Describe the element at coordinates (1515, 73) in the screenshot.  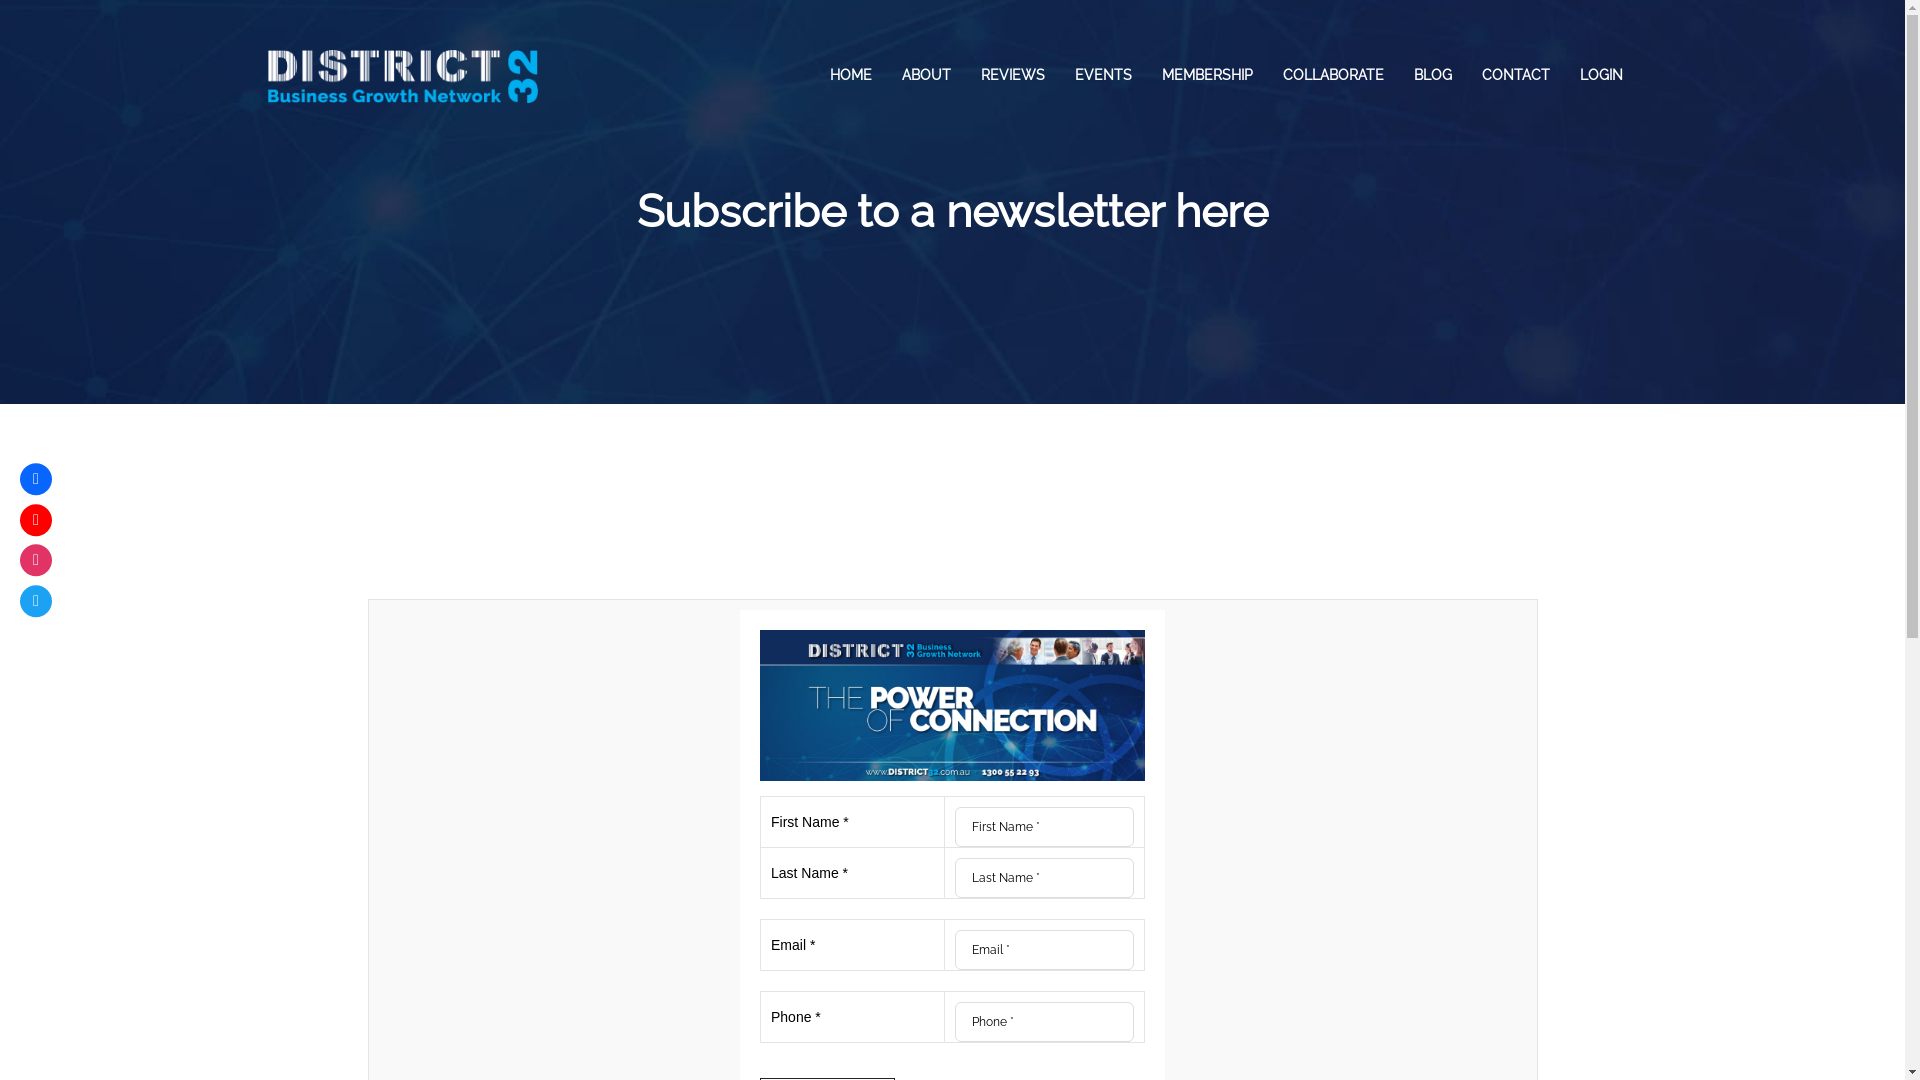
I see `'CONTACT'` at that location.